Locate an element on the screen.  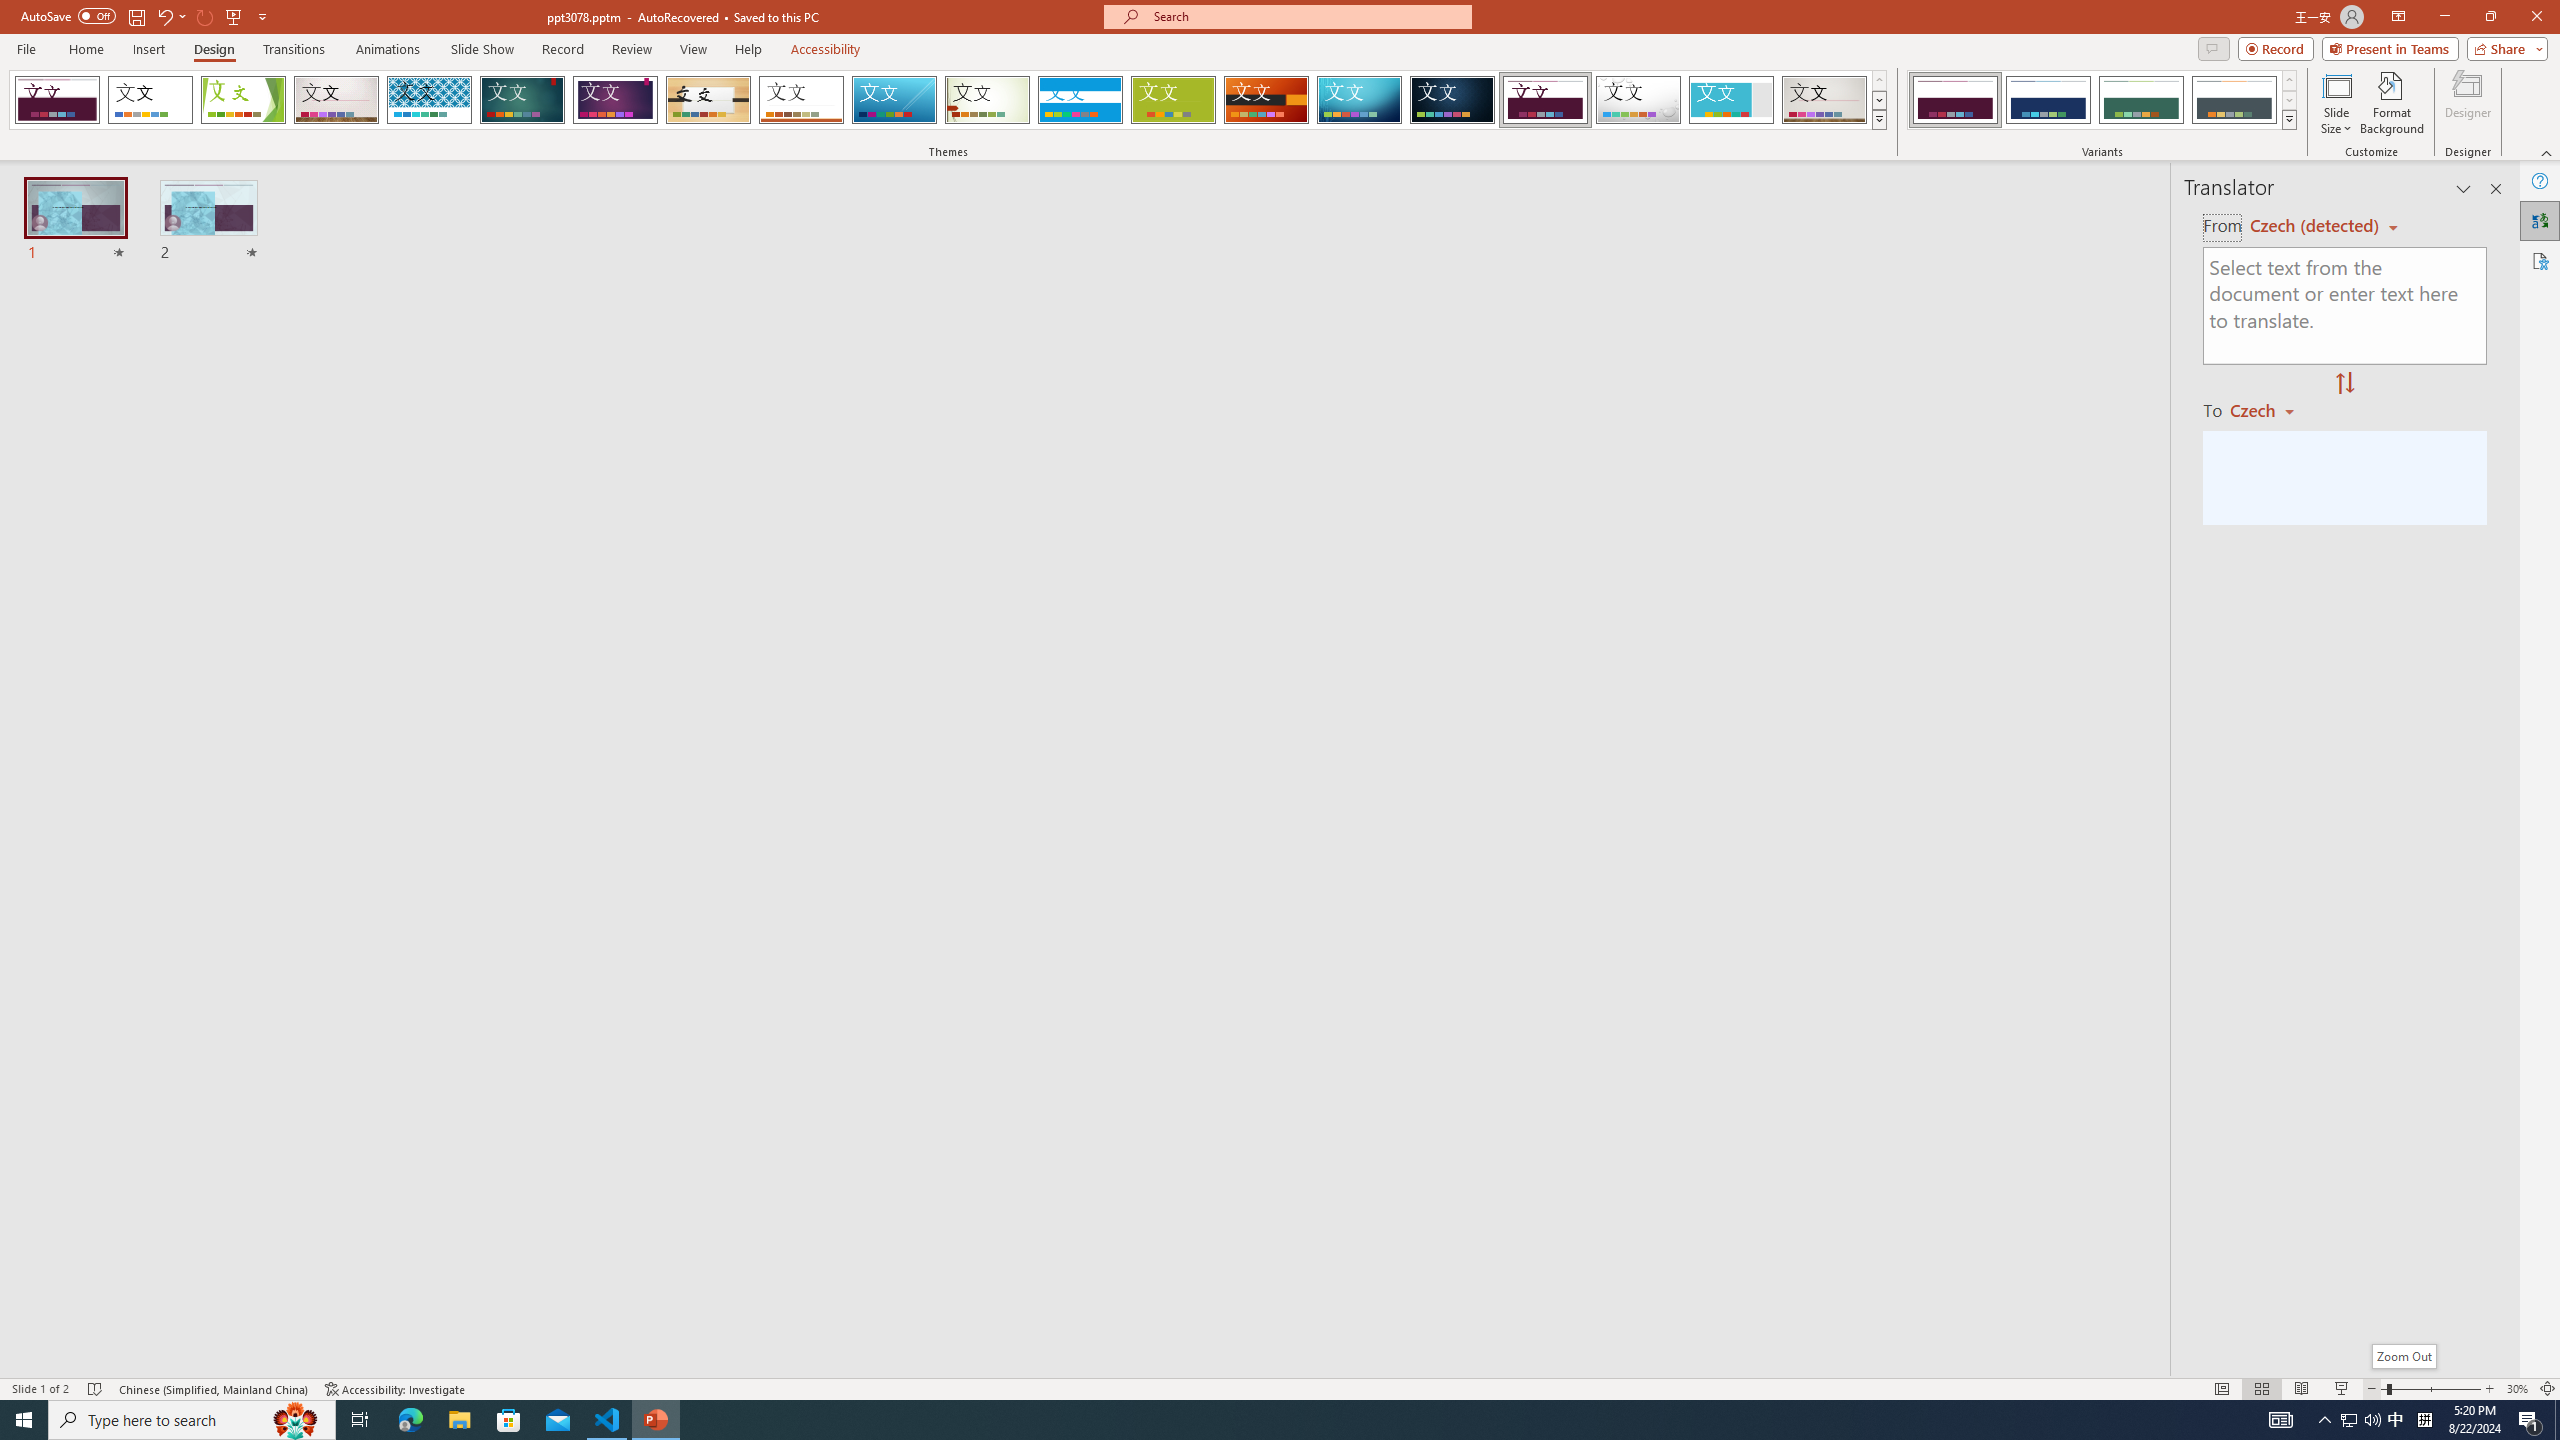
'Zoom 30%' is located at coordinates (2516, 1389).